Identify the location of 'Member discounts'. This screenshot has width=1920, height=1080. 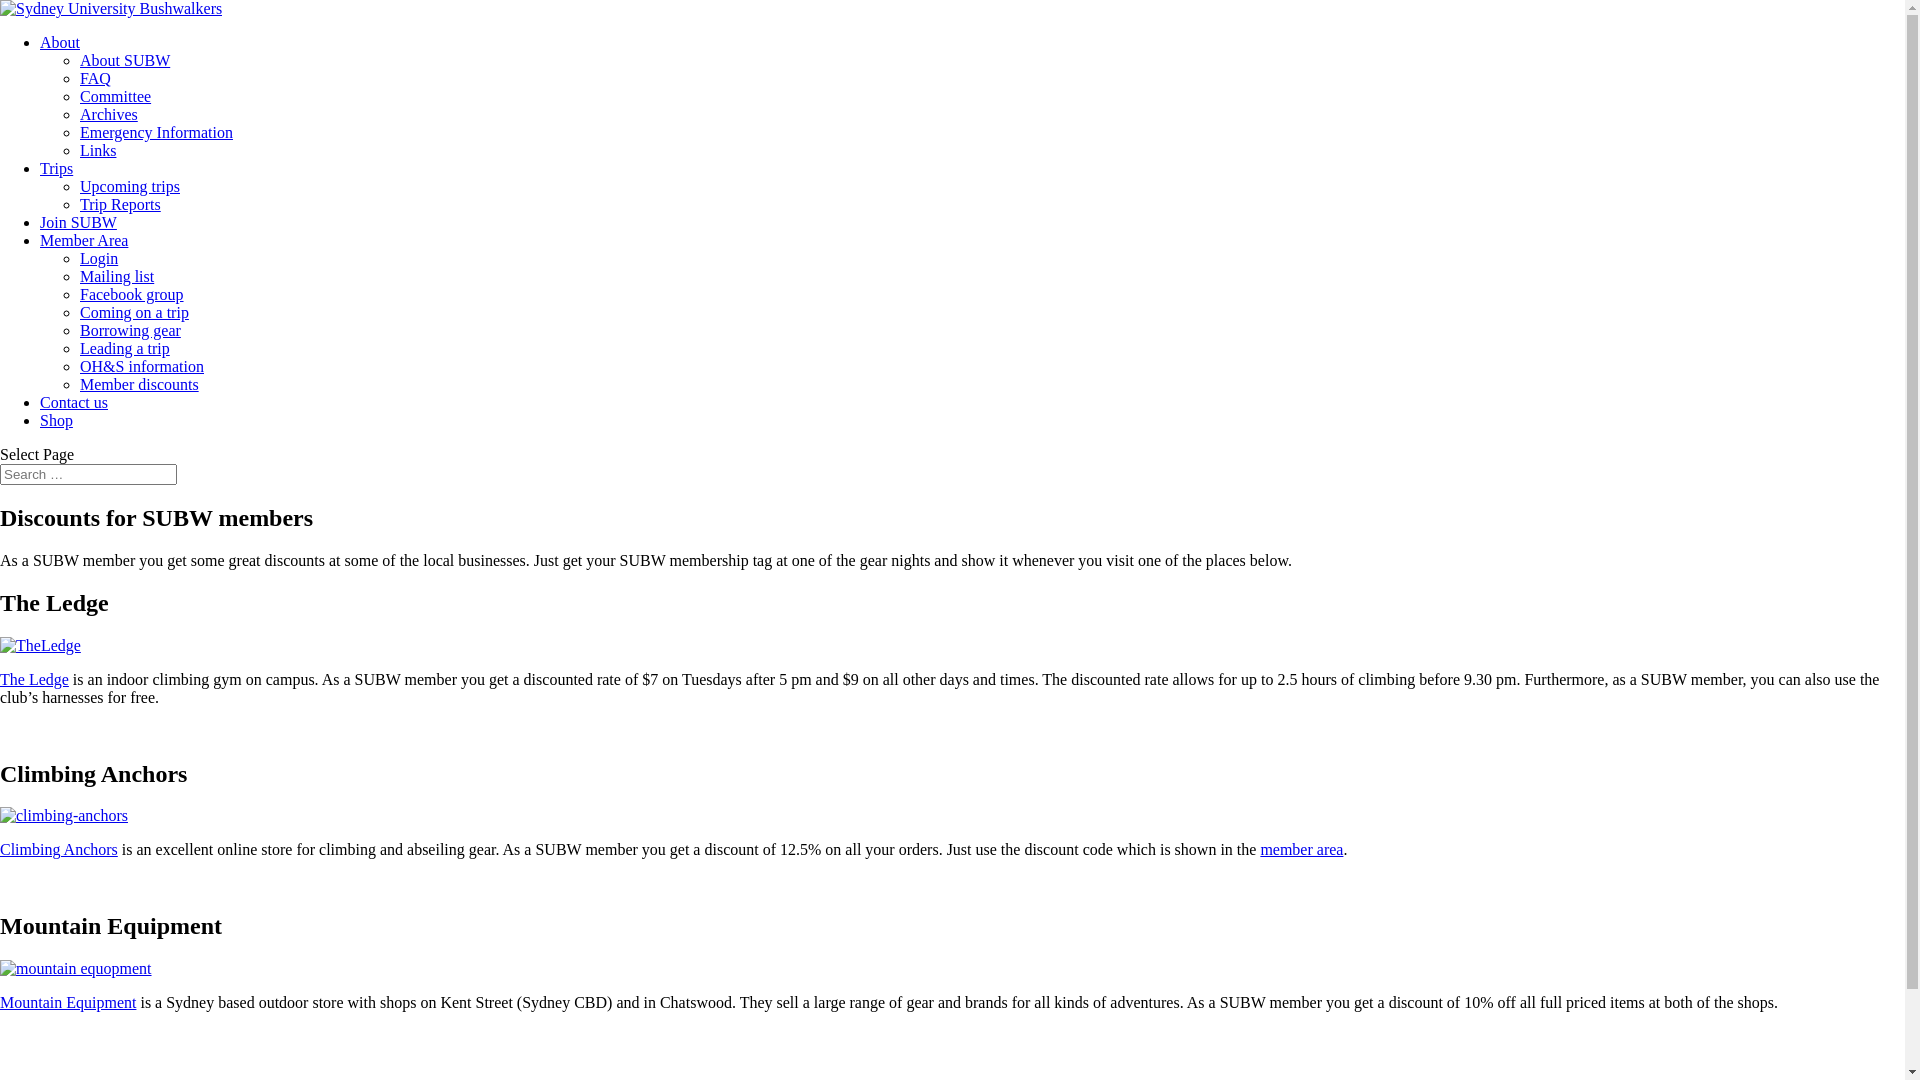
(138, 384).